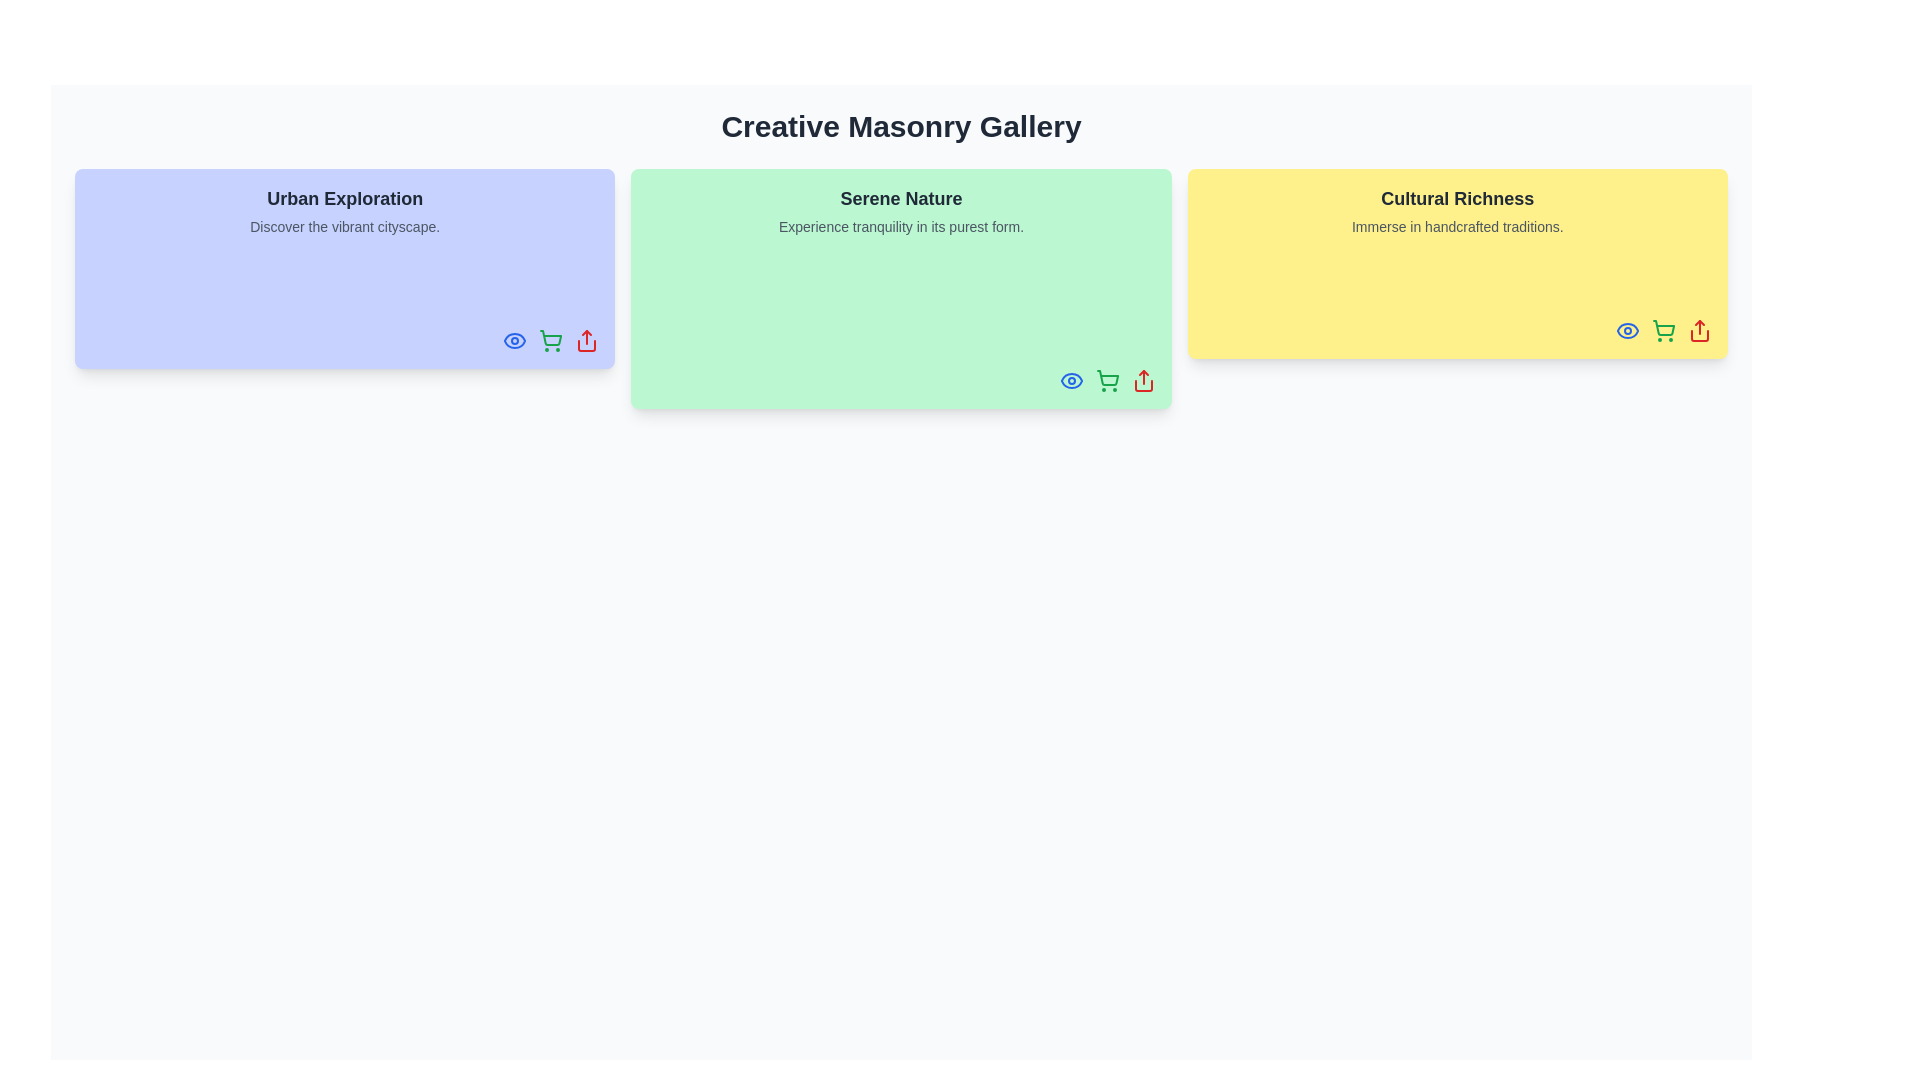 This screenshot has width=1920, height=1080. What do you see at coordinates (1143, 381) in the screenshot?
I see `the sharing button located at the bottom-right corner of the 'Serene Nature' card` at bounding box center [1143, 381].